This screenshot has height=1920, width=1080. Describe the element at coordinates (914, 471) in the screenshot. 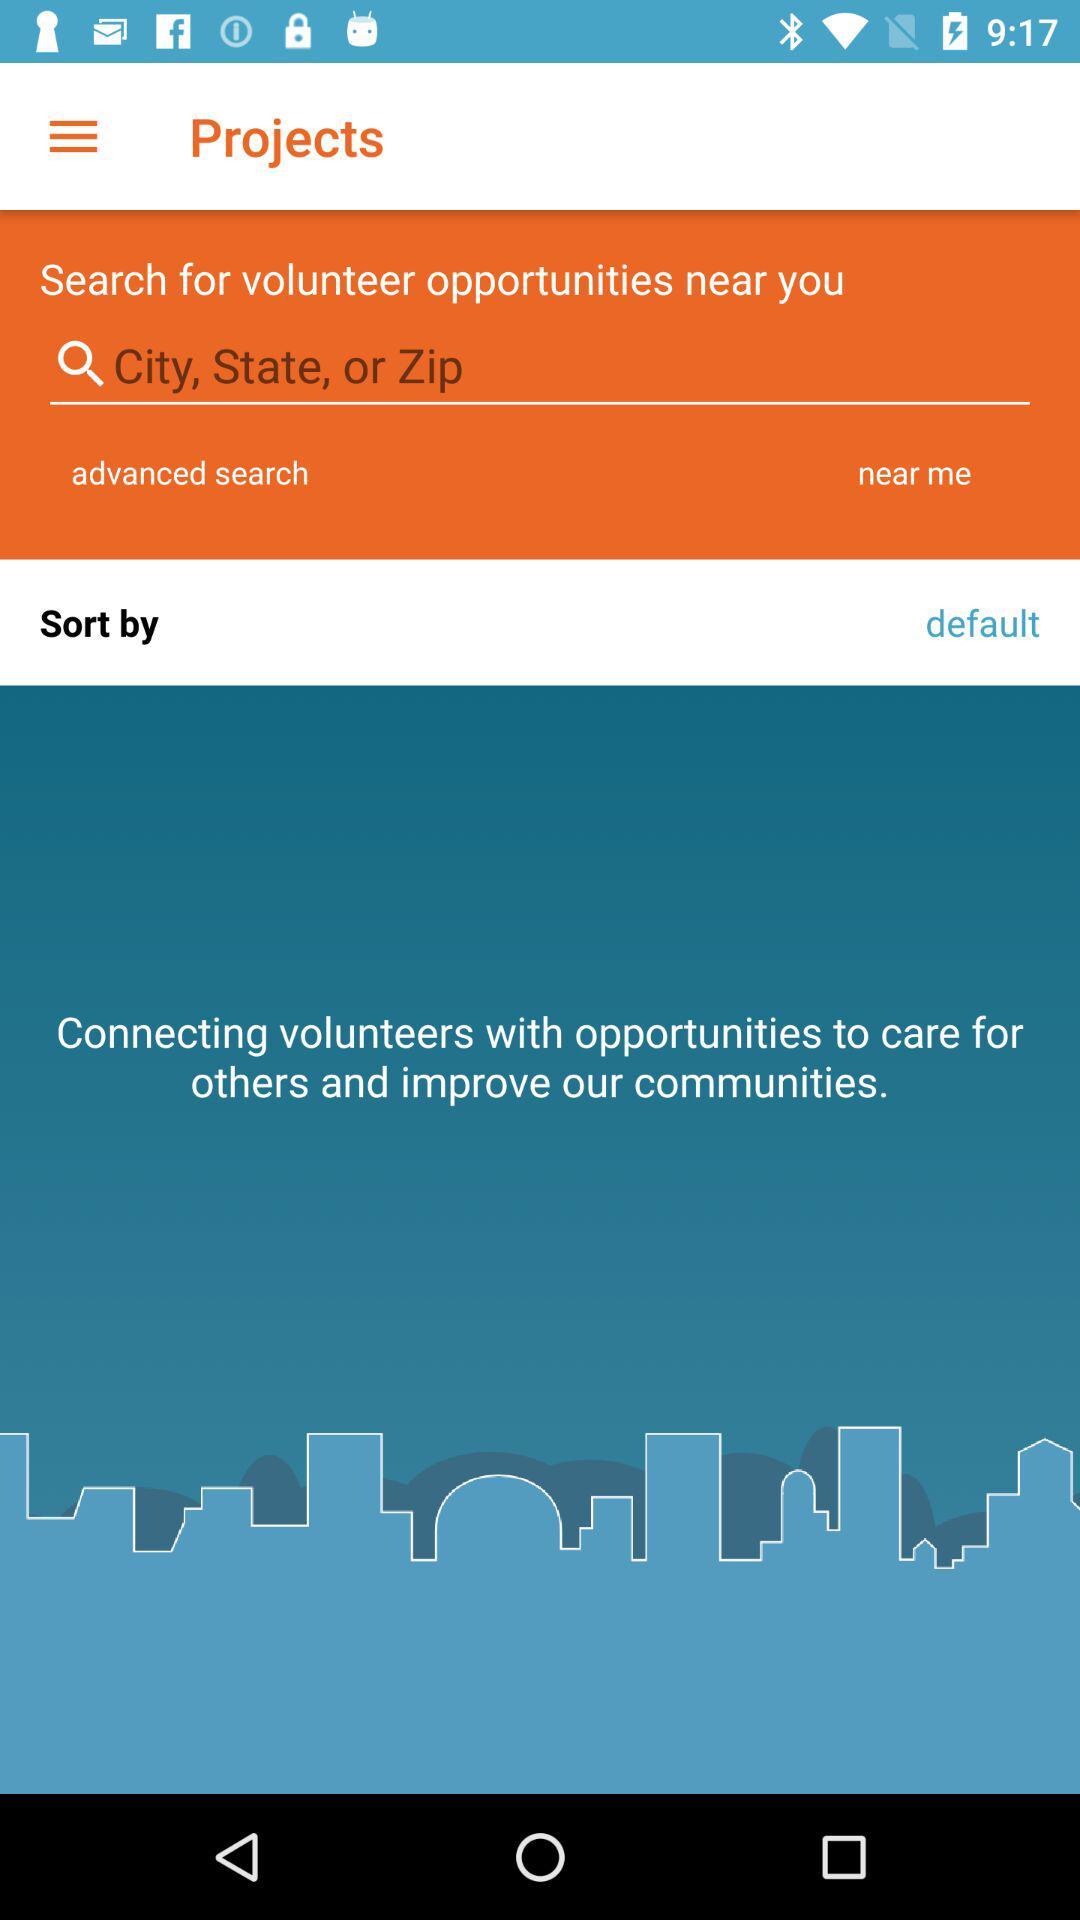

I see `near me icon` at that location.